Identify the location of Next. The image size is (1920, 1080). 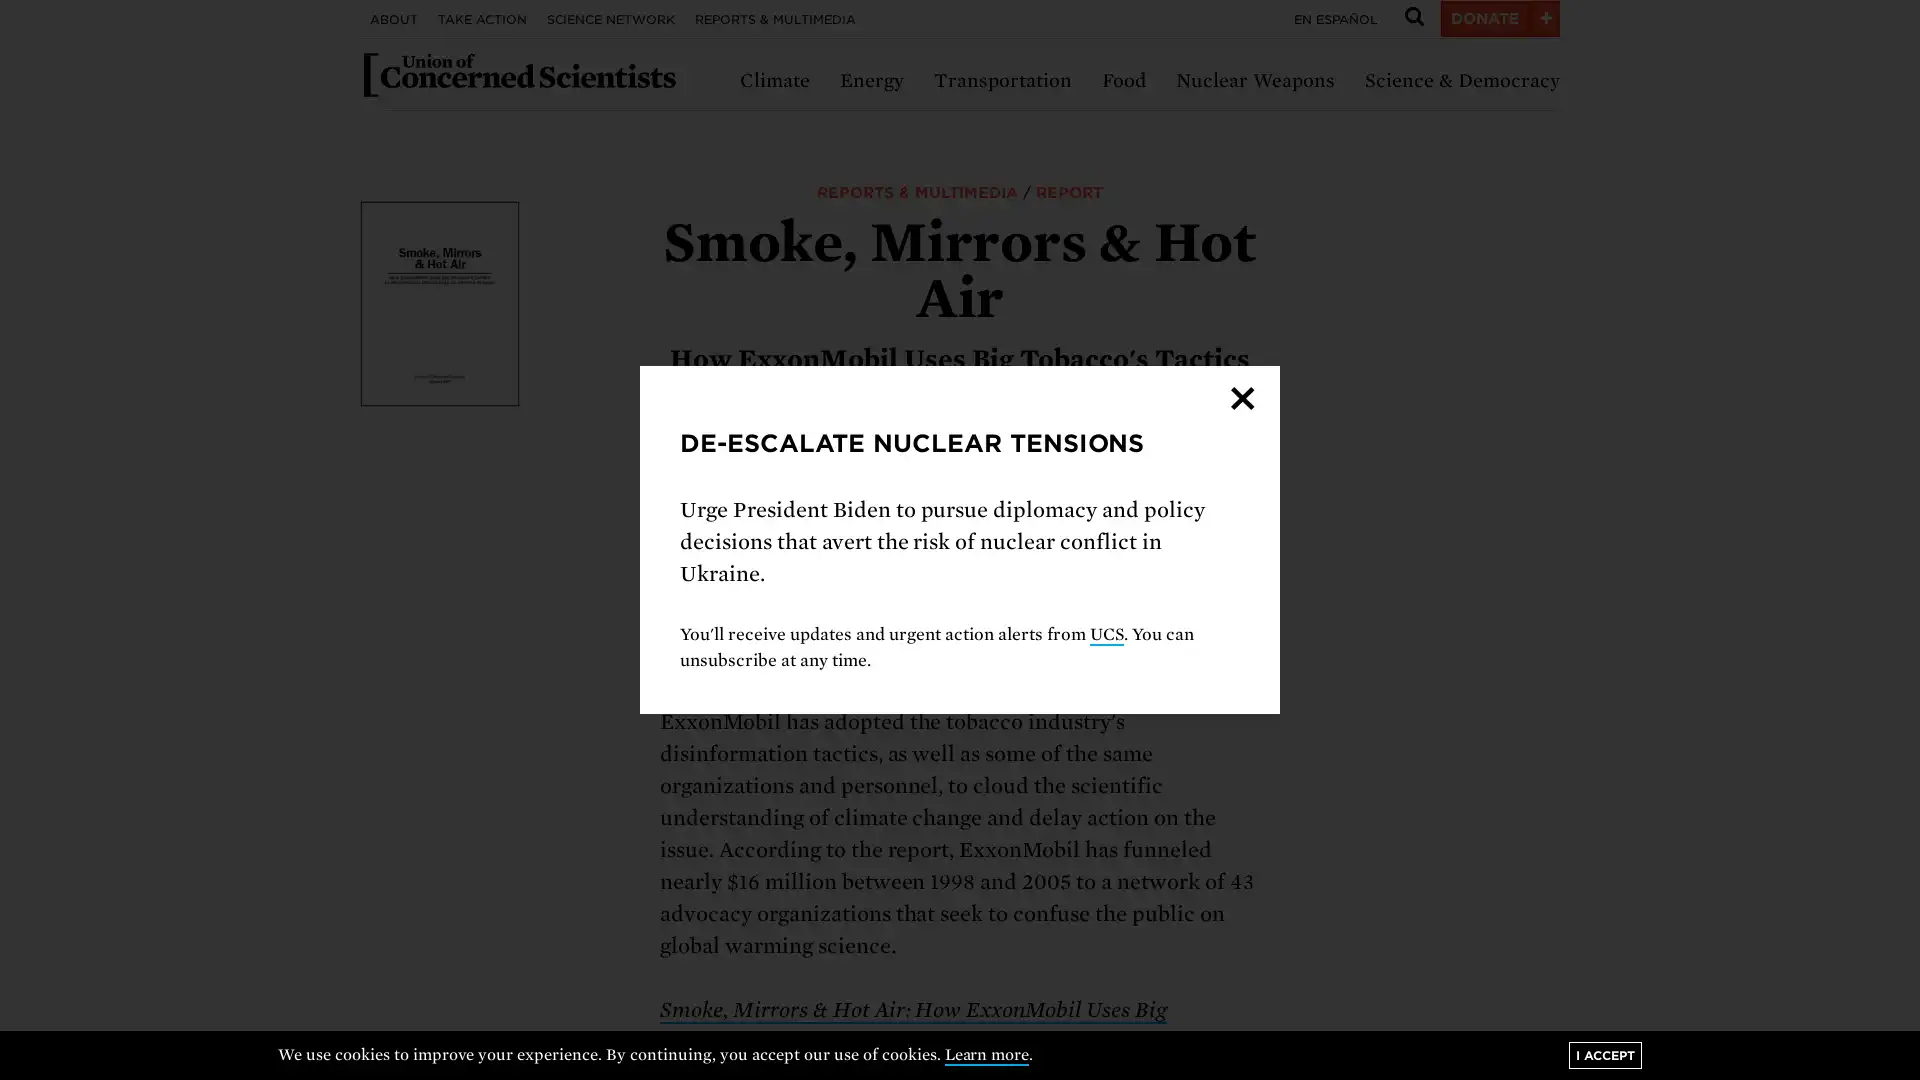
(960, 672).